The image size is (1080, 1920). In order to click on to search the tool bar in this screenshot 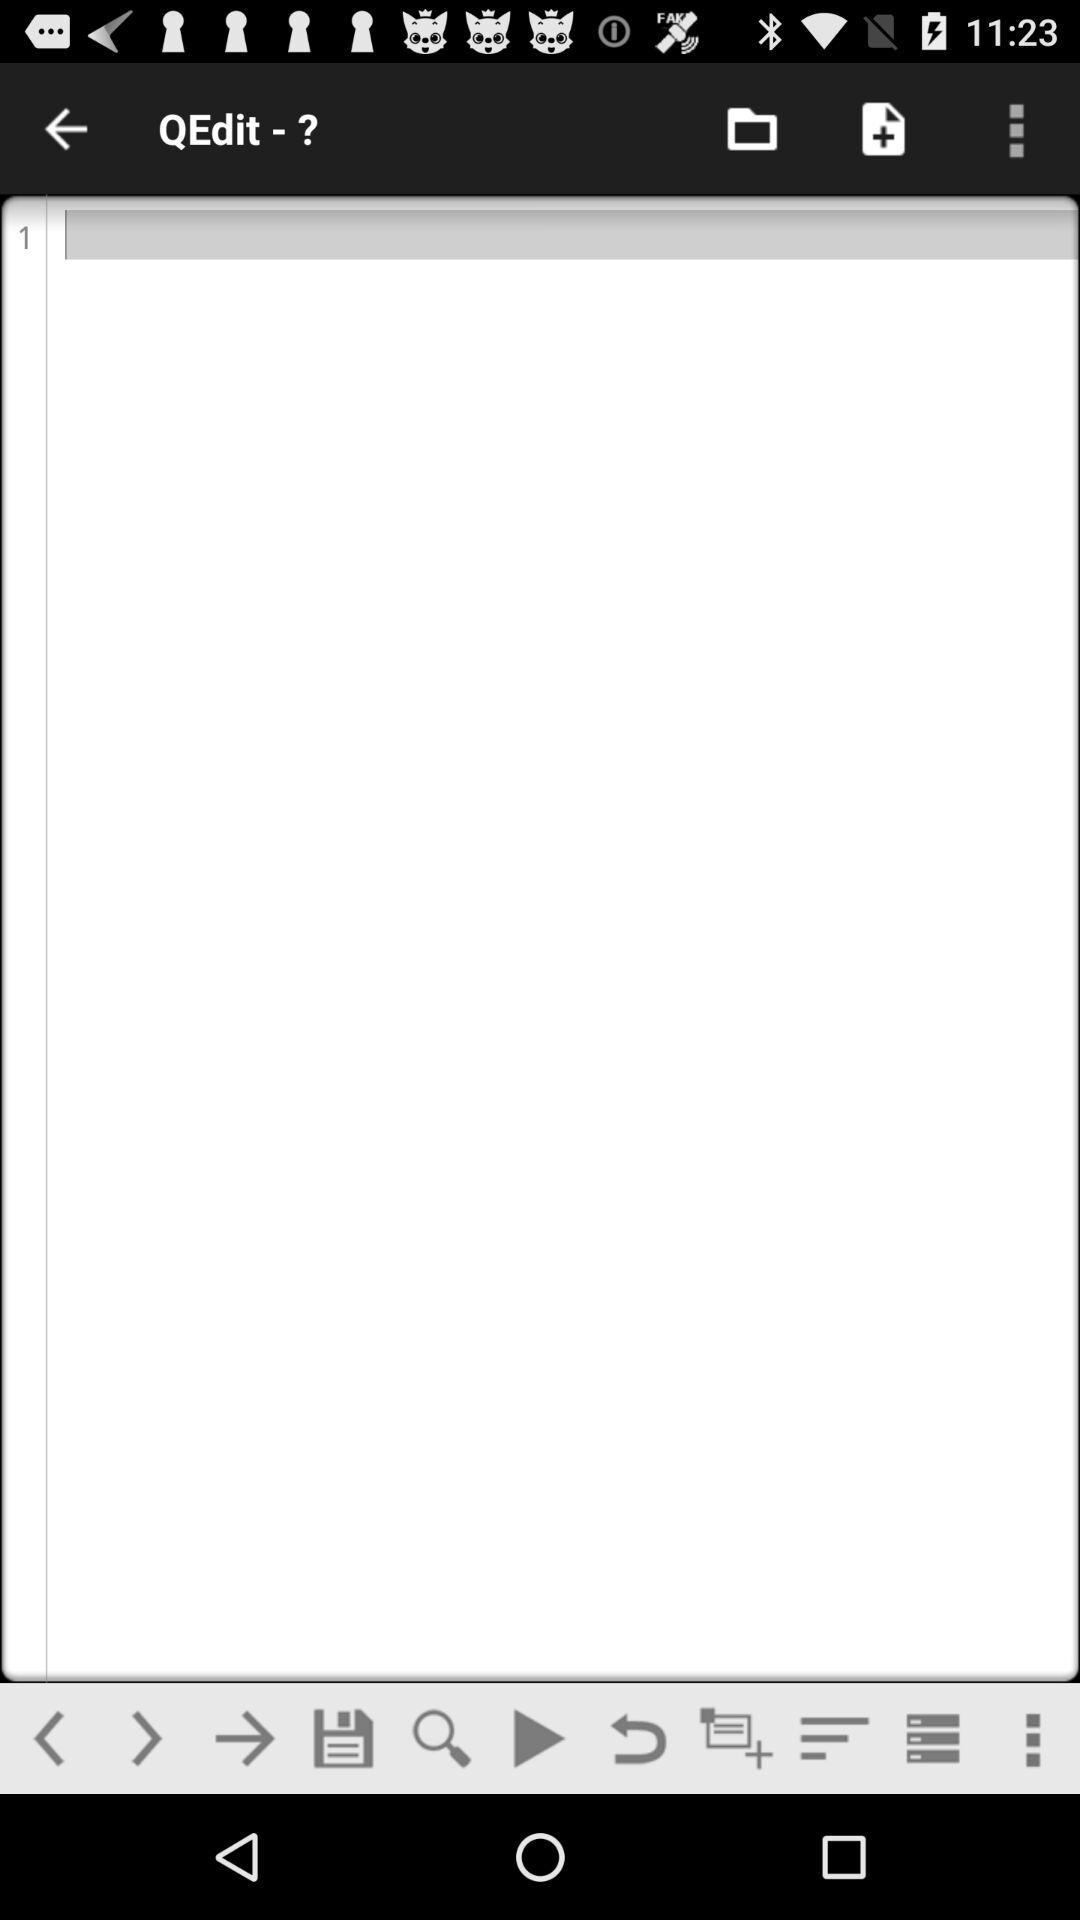, I will do `click(440, 1737)`.